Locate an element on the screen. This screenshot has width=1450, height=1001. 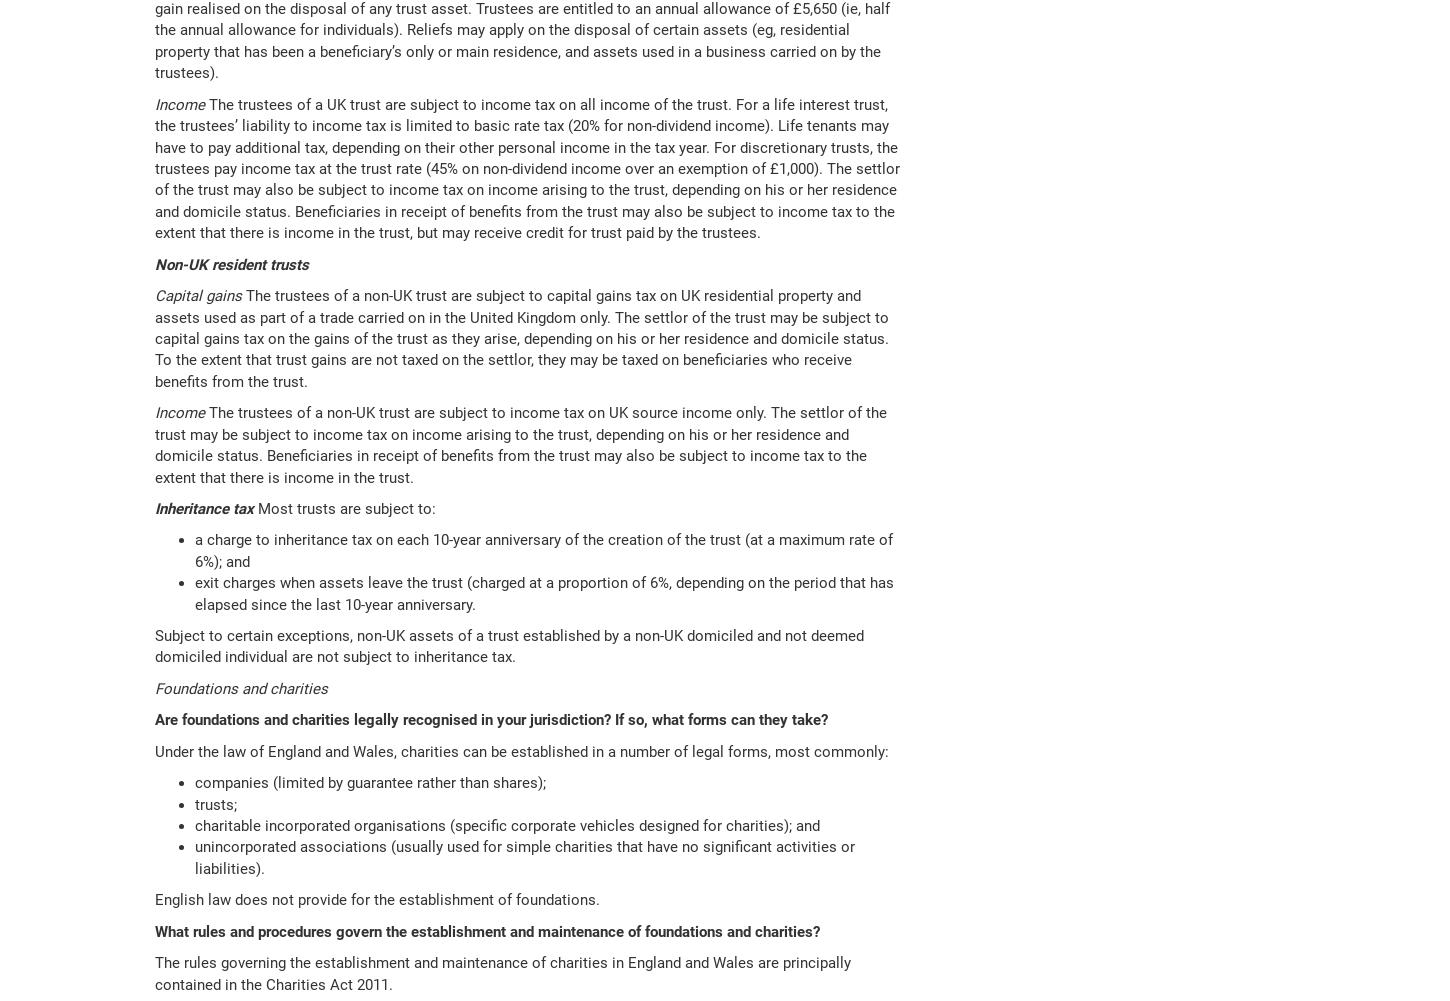
'companies (limited by guarantee rather than shares);' is located at coordinates (369, 782).